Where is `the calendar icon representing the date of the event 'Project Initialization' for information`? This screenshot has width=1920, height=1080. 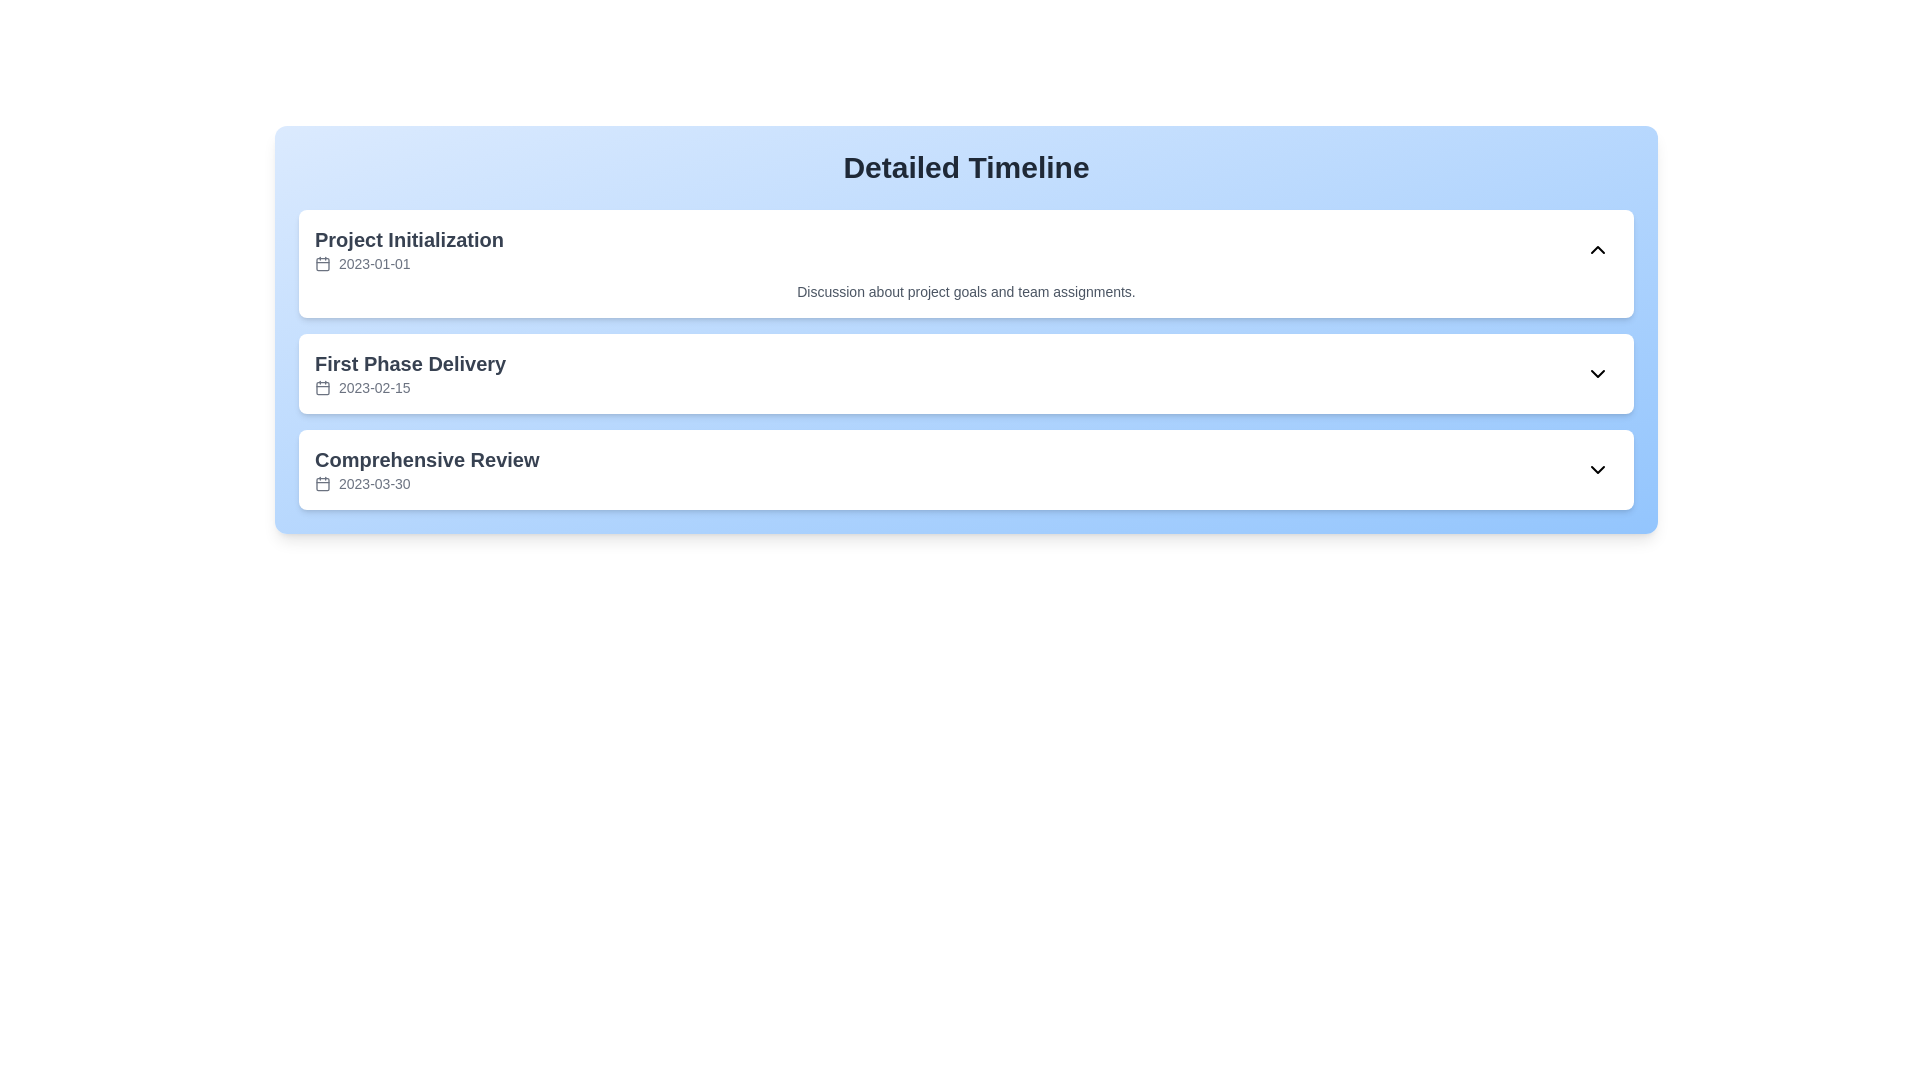
the calendar icon representing the date of the event 'Project Initialization' for information is located at coordinates (322, 262).